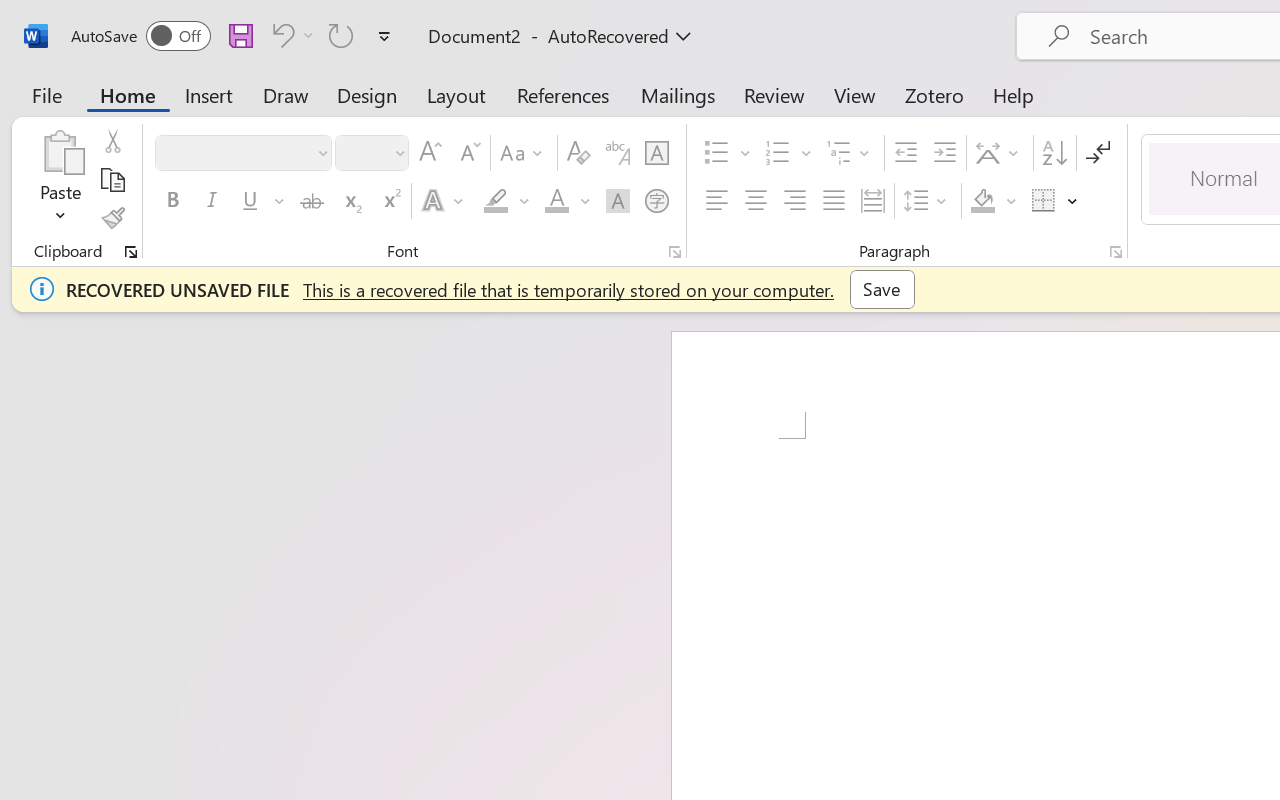 This screenshot has height=800, width=1280. Describe the element at coordinates (130, 251) in the screenshot. I see `'Office Clipboard...'` at that location.